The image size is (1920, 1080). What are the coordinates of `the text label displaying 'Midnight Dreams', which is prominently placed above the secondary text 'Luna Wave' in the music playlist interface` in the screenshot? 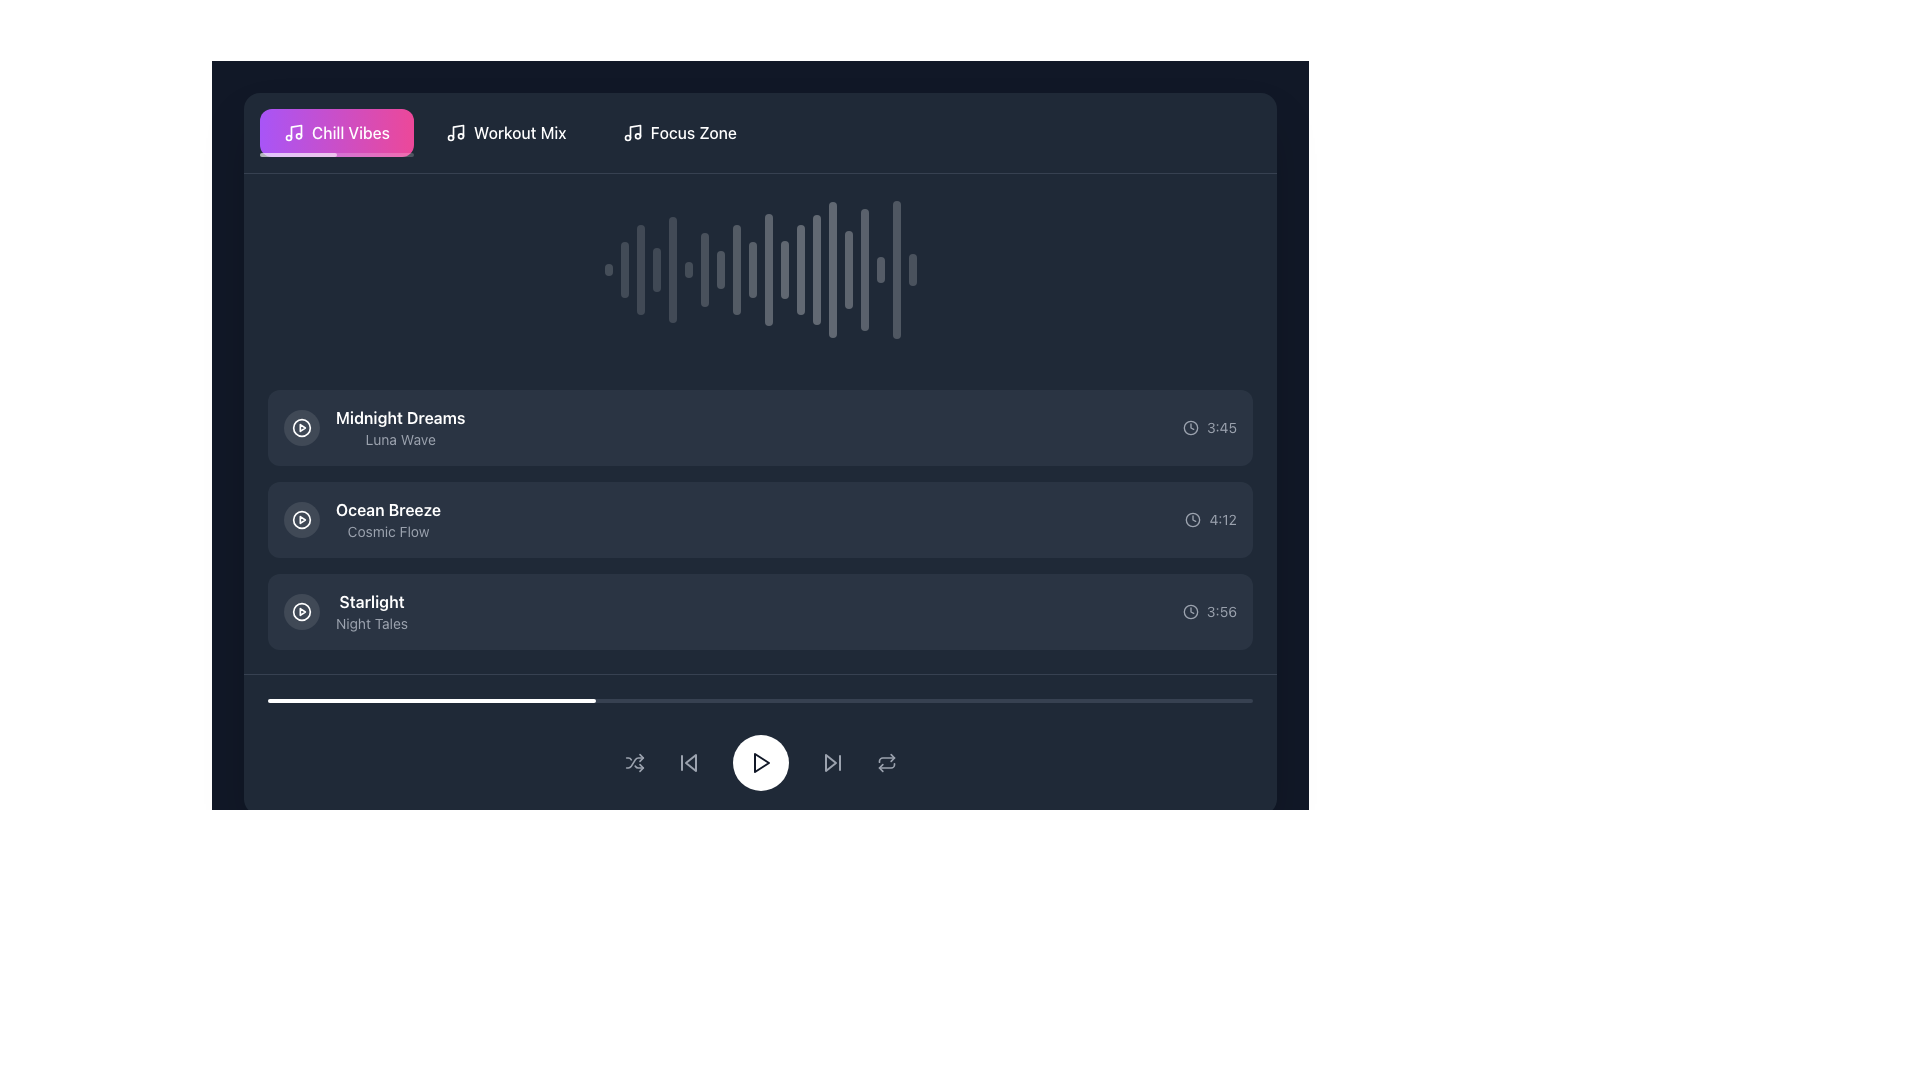 It's located at (400, 416).